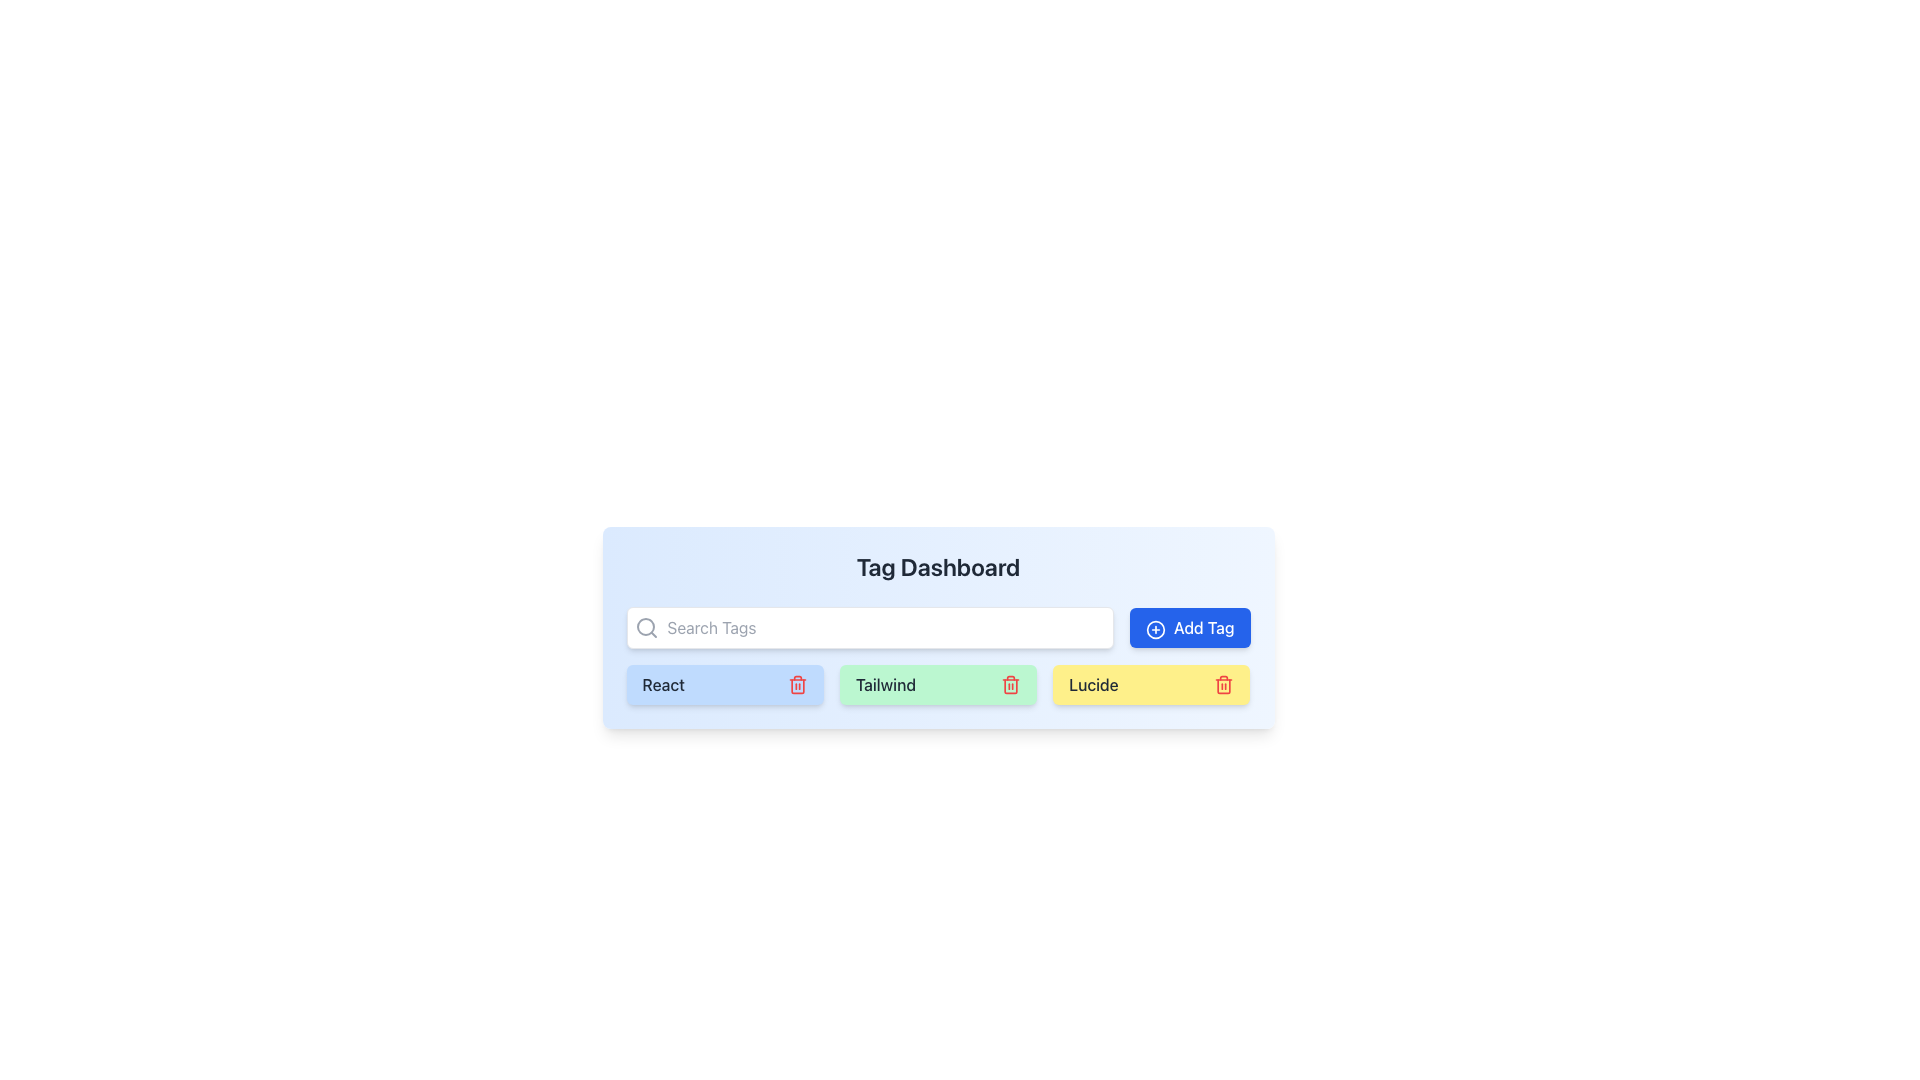 The image size is (1920, 1080). I want to click on the circular blue icon with a plus symbol inside, located within the 'Add Tag' button, positioned to the right of the main search bar, so click(1155, 628).